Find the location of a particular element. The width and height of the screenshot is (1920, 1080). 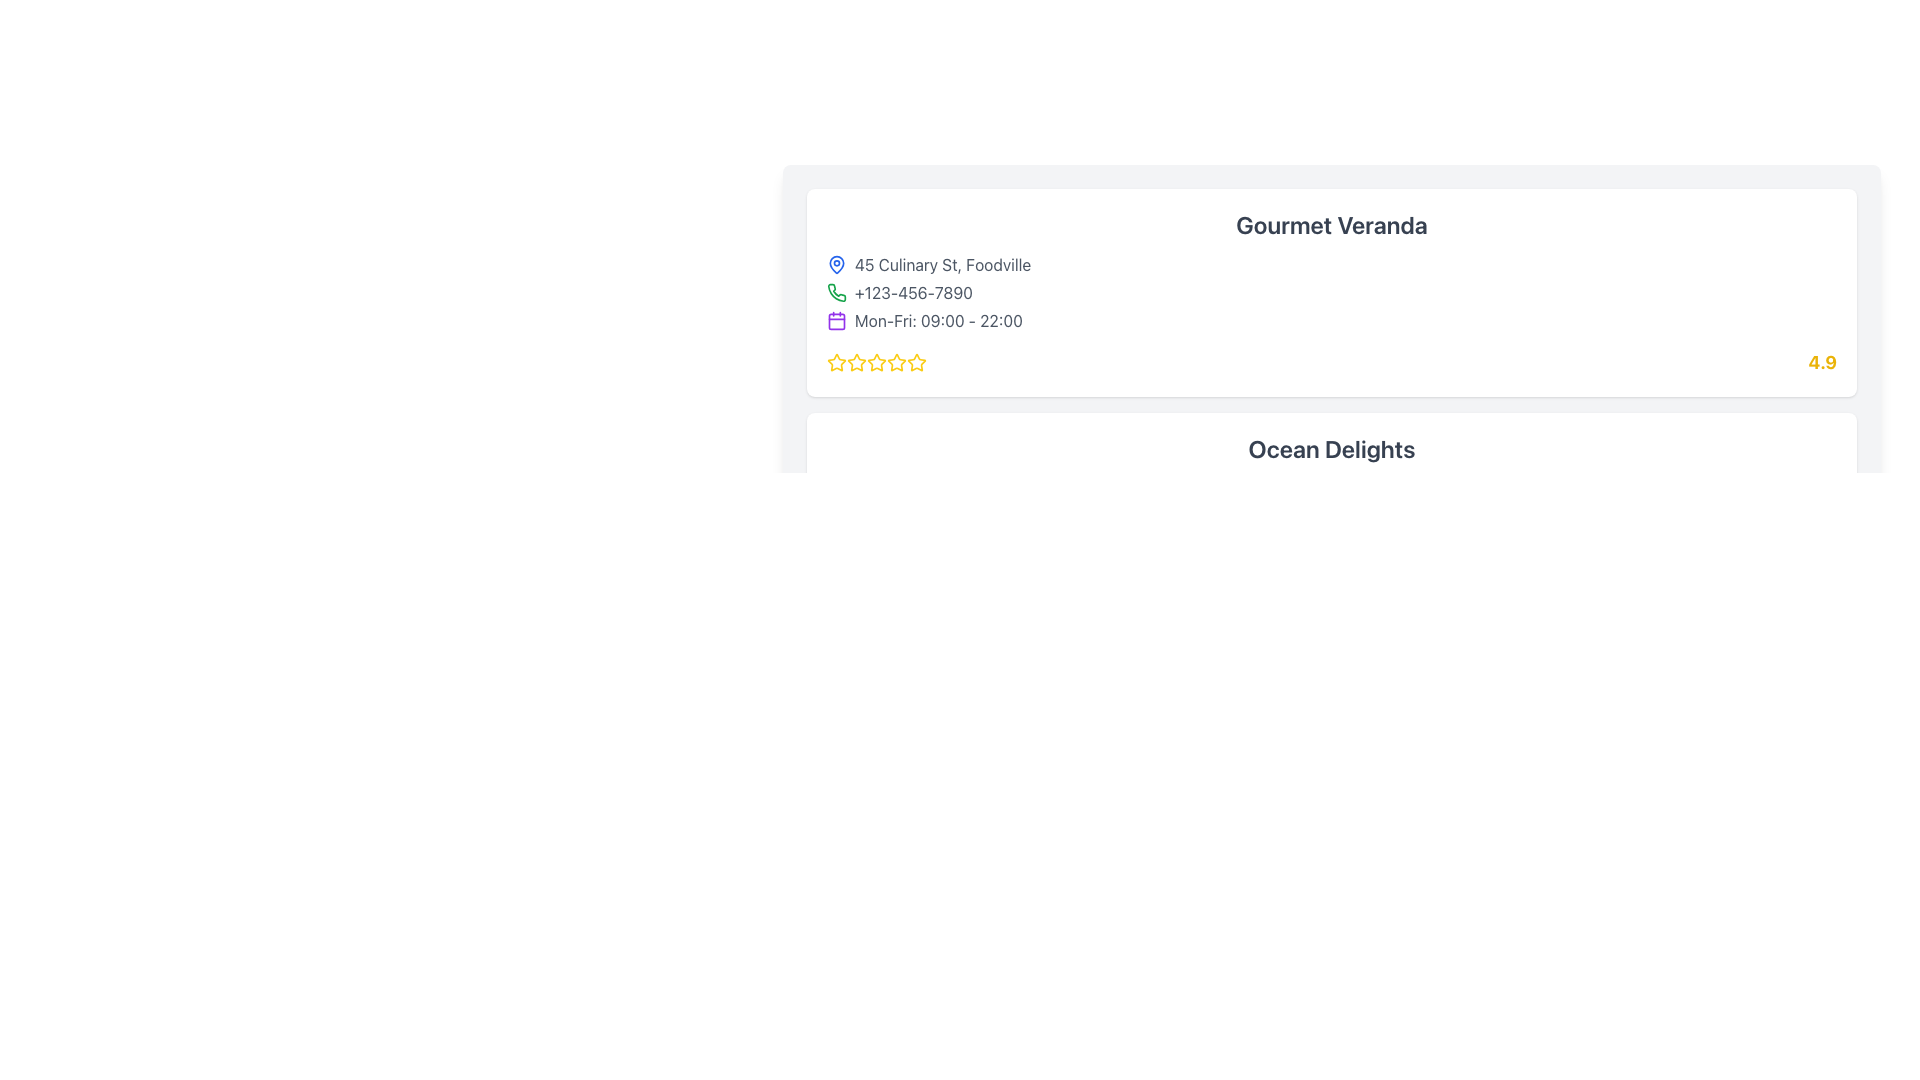

the first rating star icon located at the bottom of the 'Gourmet Veranda' box is located at coordinates (836, 362).